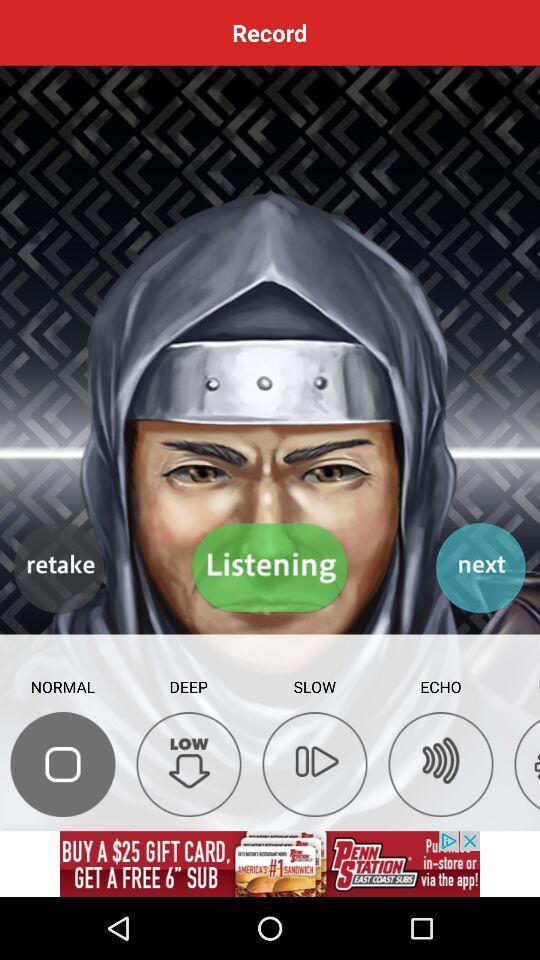 The image size is (540, 960). I want to click on reduce your level, so click(189, 763).